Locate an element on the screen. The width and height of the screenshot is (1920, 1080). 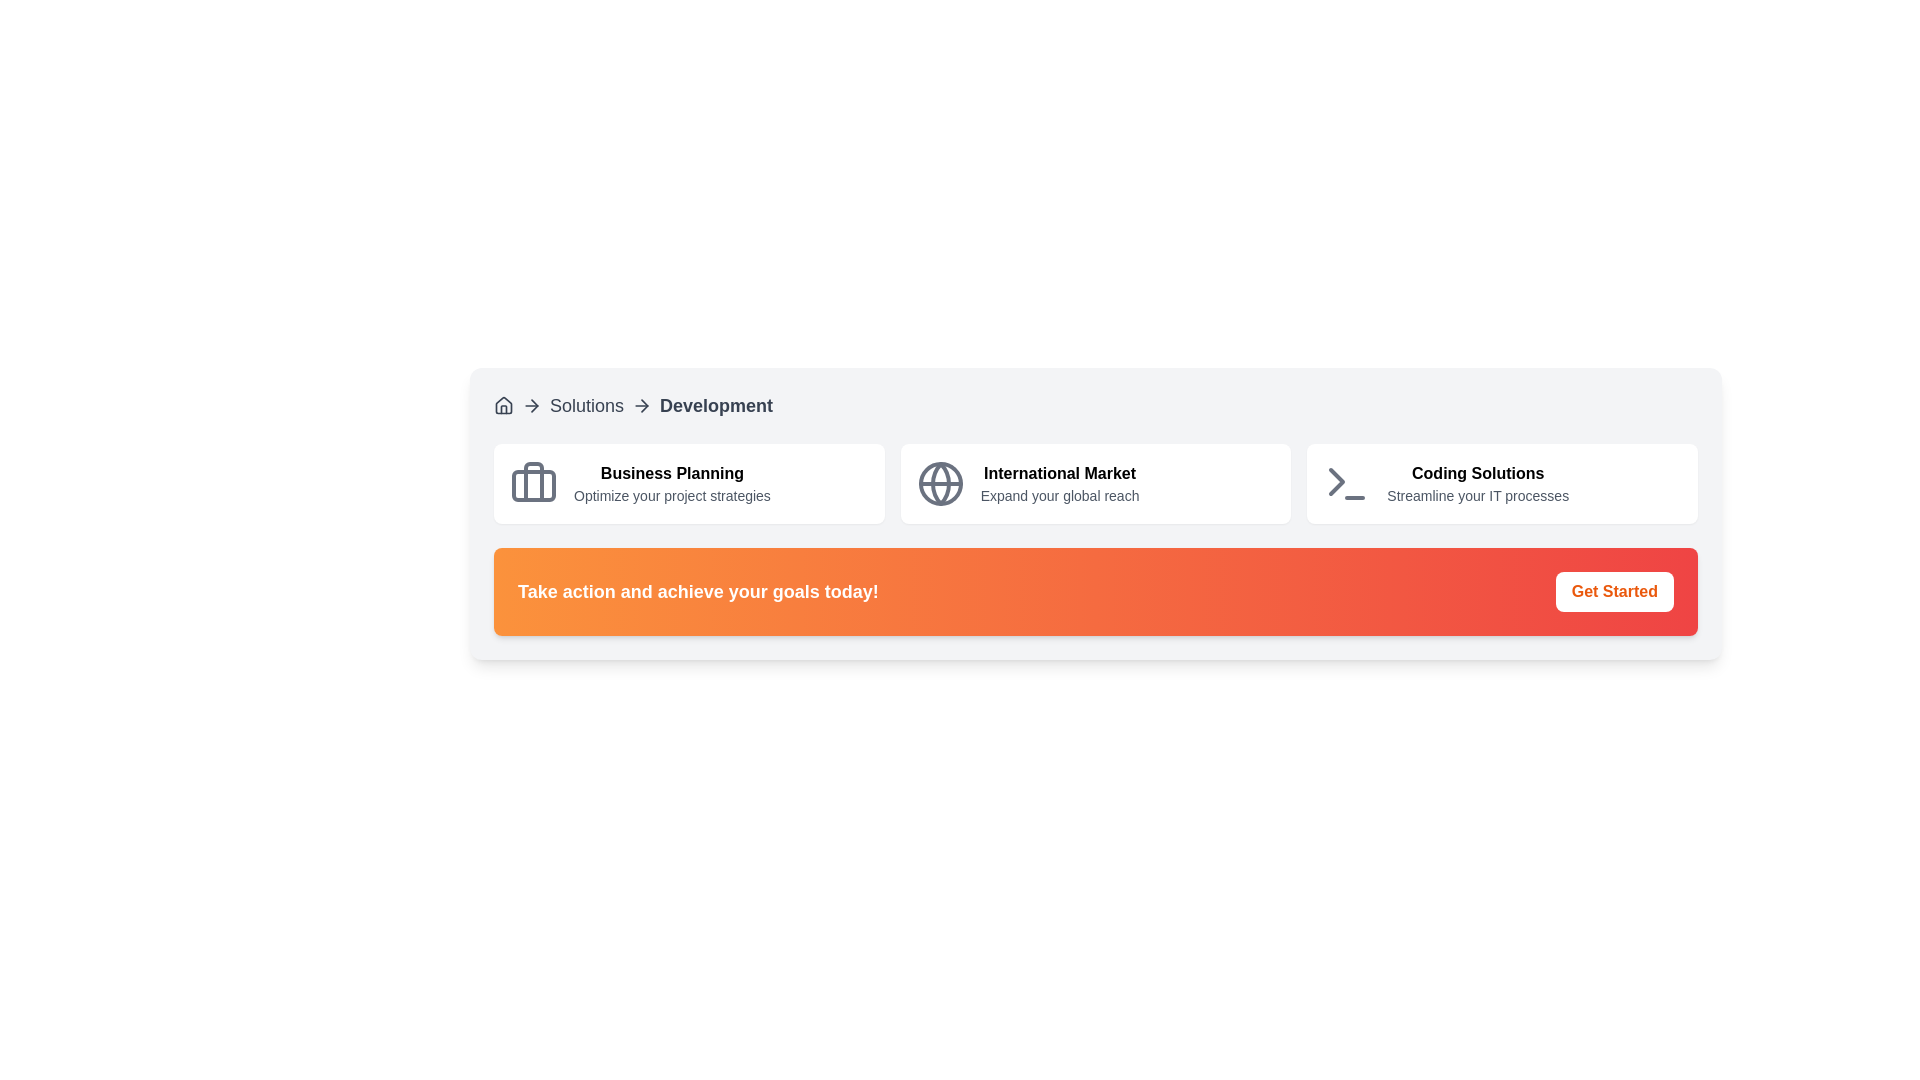
the bold 'Development' text in the breadcrumb navigation is located at coordinates (716, 405).